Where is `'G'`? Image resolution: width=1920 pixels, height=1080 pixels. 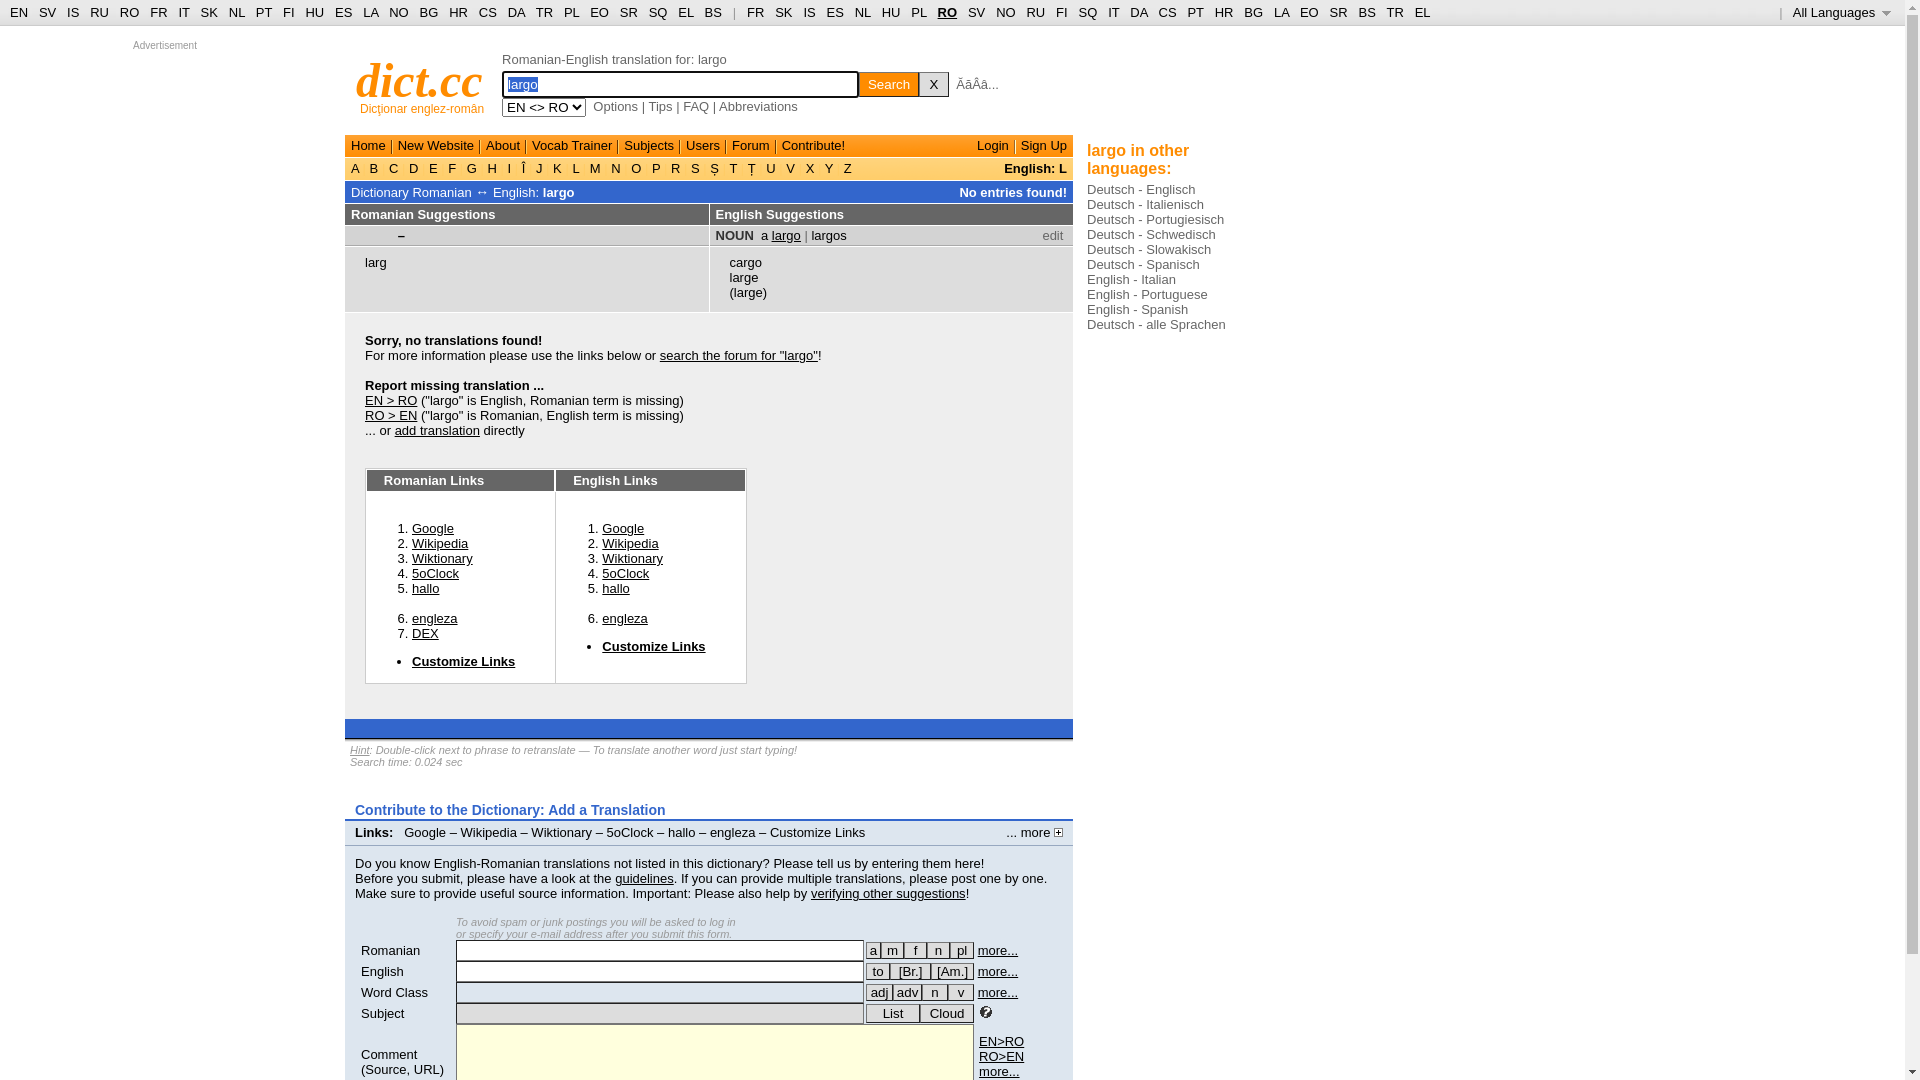
'G' is located at coordinates (470, 167).